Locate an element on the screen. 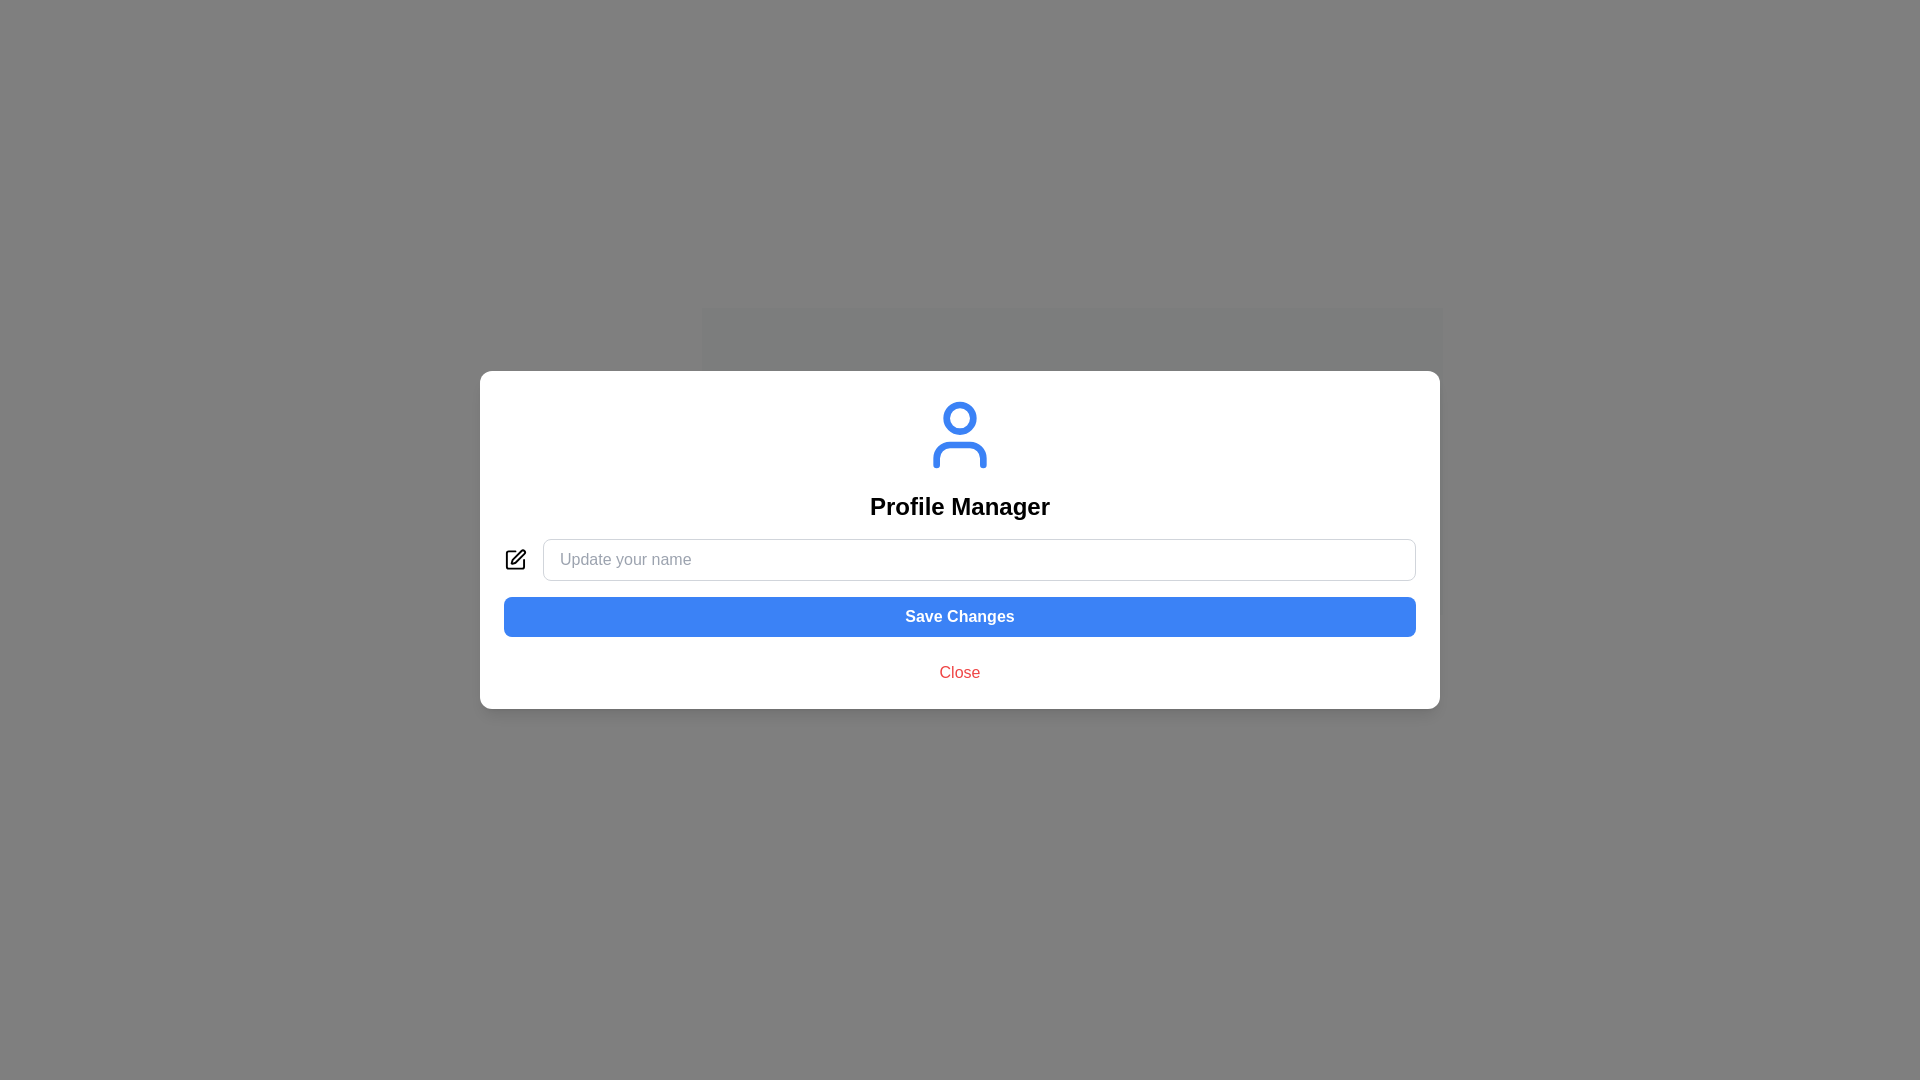 This screenshot has height=1080, width=1920. the Label or Heading that provides context for user profile management, positioned between the user icon and the input field labeled 'Update your name' is located at coordinates (960, 505).